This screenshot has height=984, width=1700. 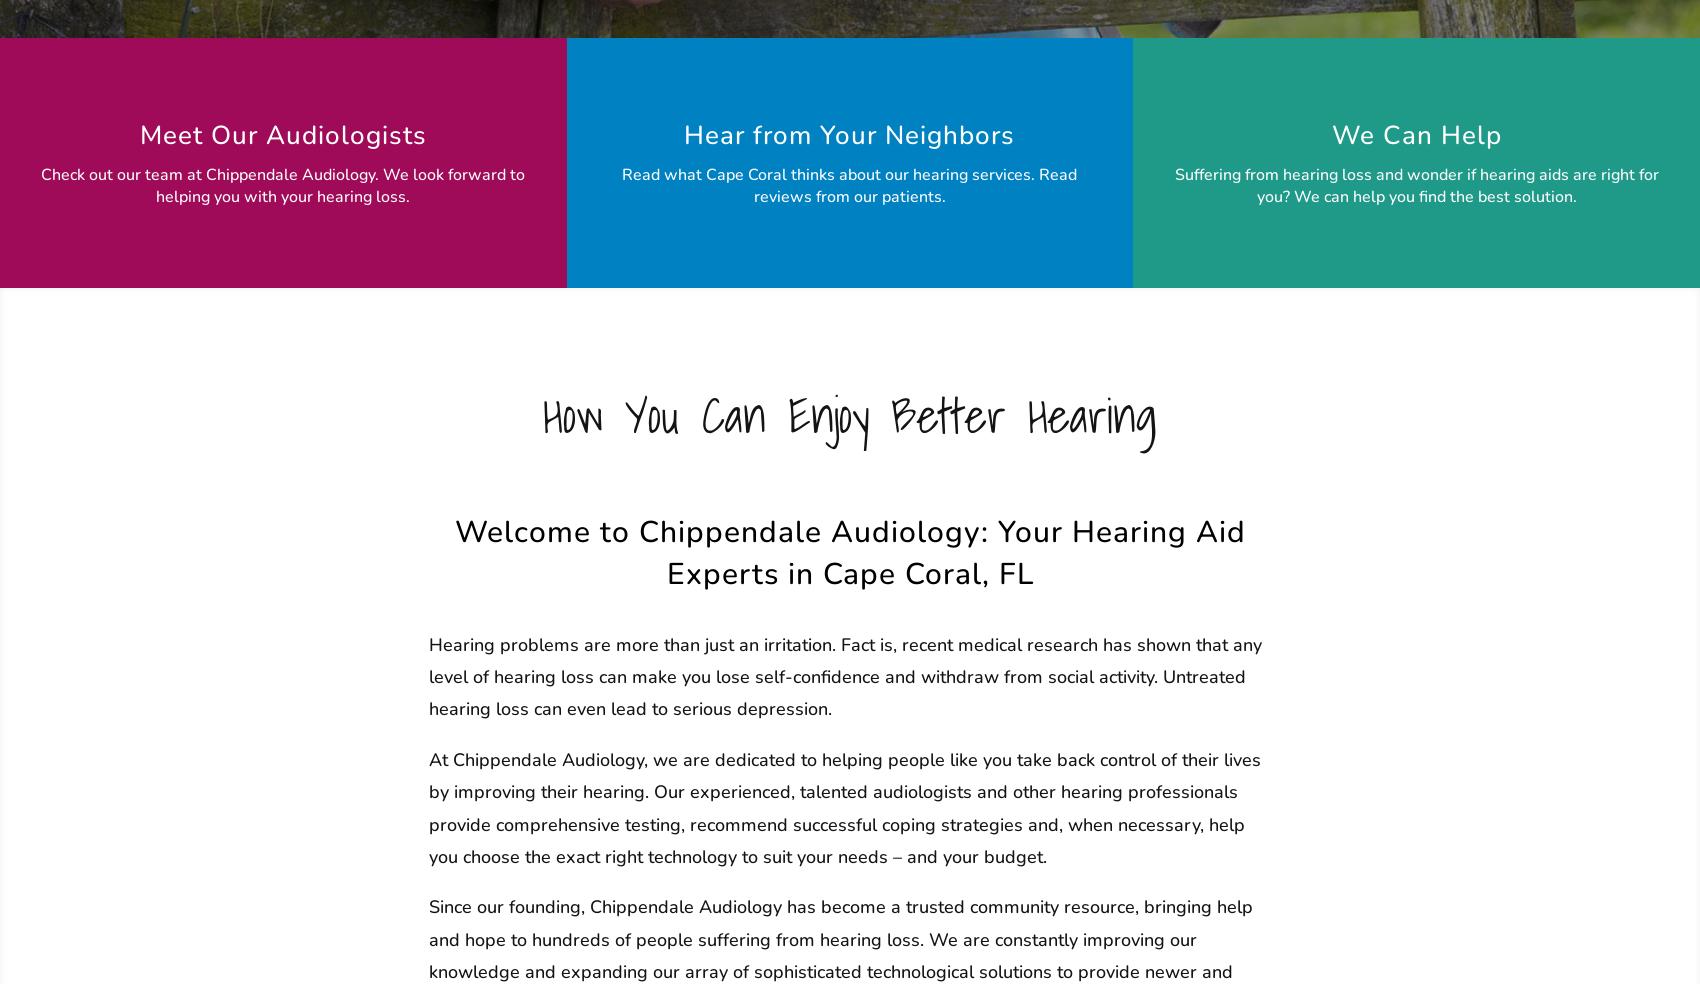 What do you see at coordinates (621, 185) in the screenshot?
I see `'Read what Cape Coral thinks about our hearing services. Read reviews from our patients.'` at bounding box center [621, 185].